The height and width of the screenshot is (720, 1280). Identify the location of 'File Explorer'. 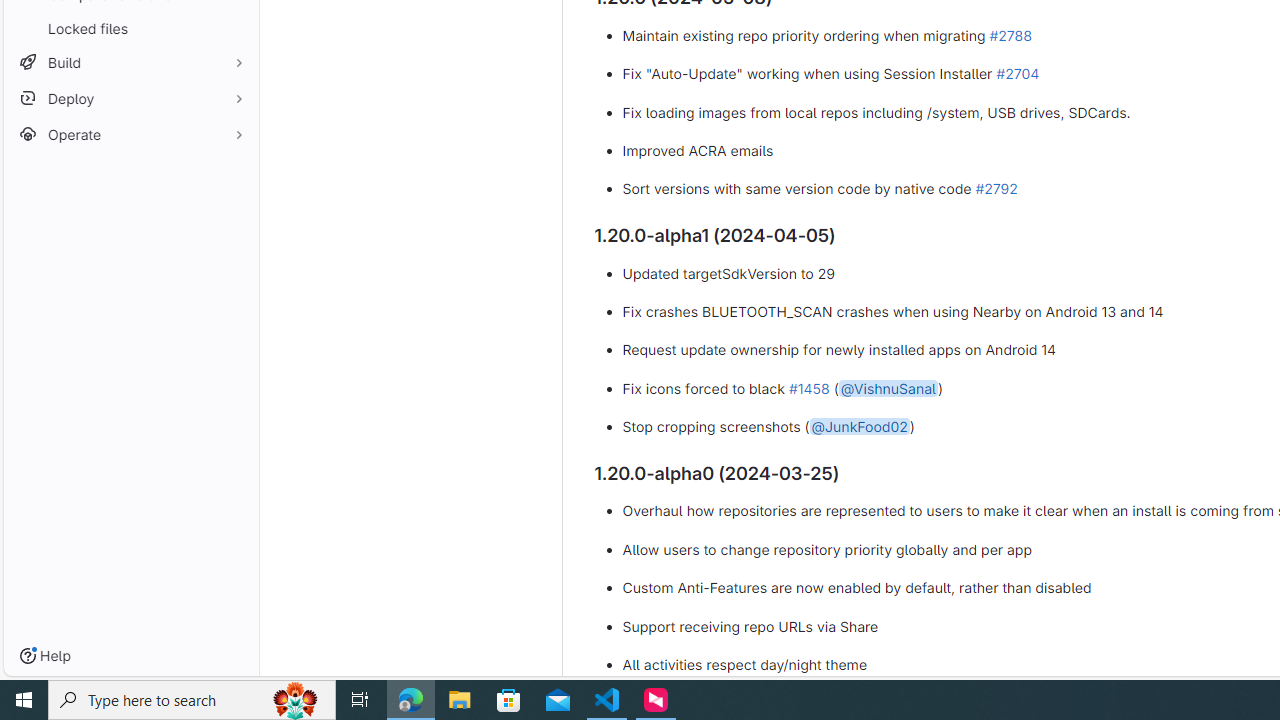
(459, 698).